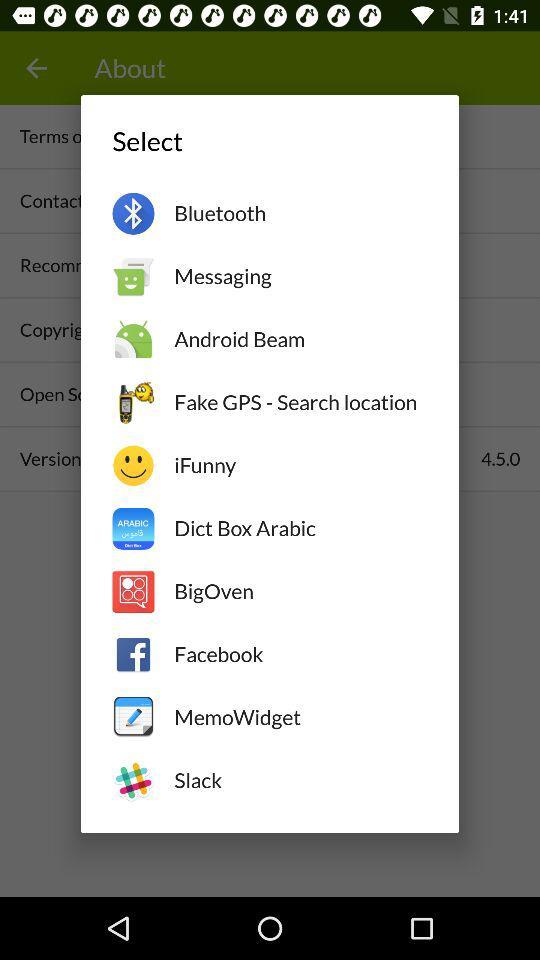  Describe the element at coordinates (299, 653) in the screenshot. I see `the icon above memowidget` at that location.